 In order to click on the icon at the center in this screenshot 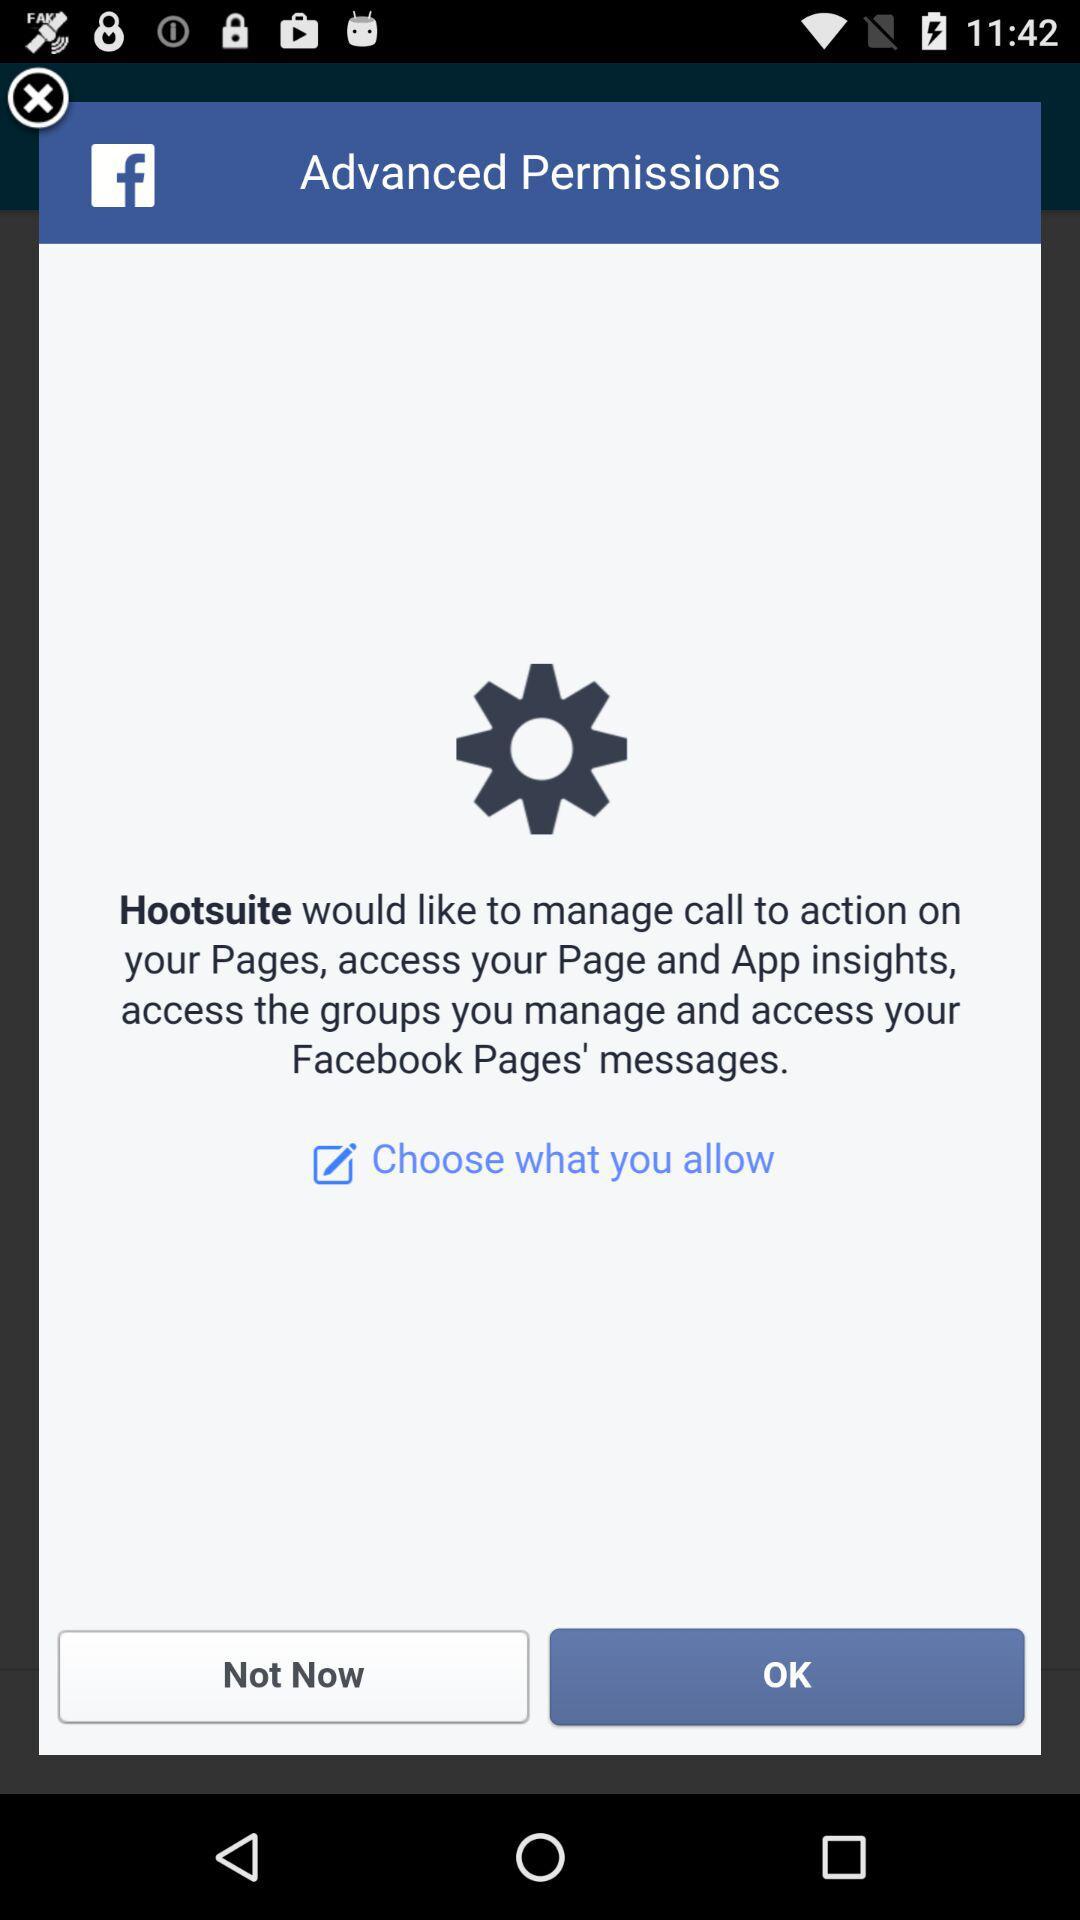, I will do `click(540, 927)`.